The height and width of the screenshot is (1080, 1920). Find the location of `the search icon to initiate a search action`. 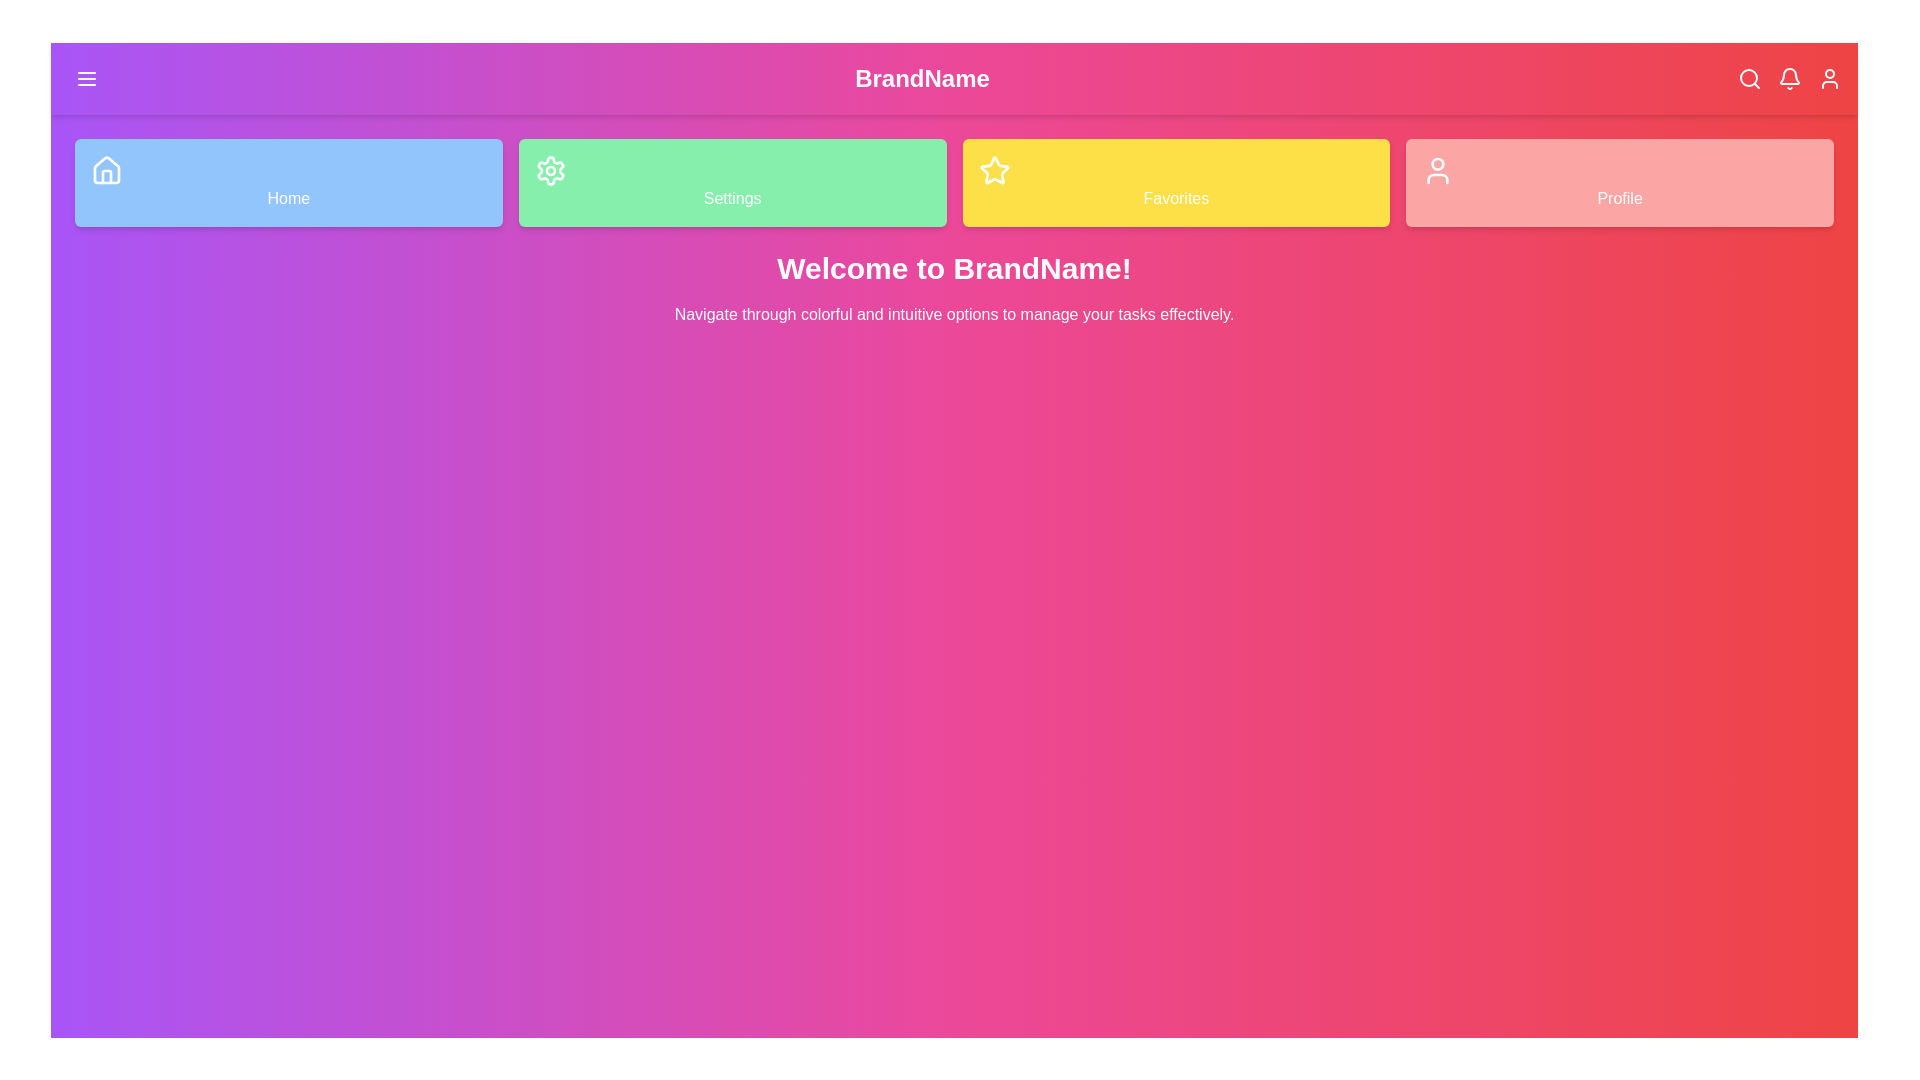

the search icon to initiate a search action is located at coordinates (1749, 77).